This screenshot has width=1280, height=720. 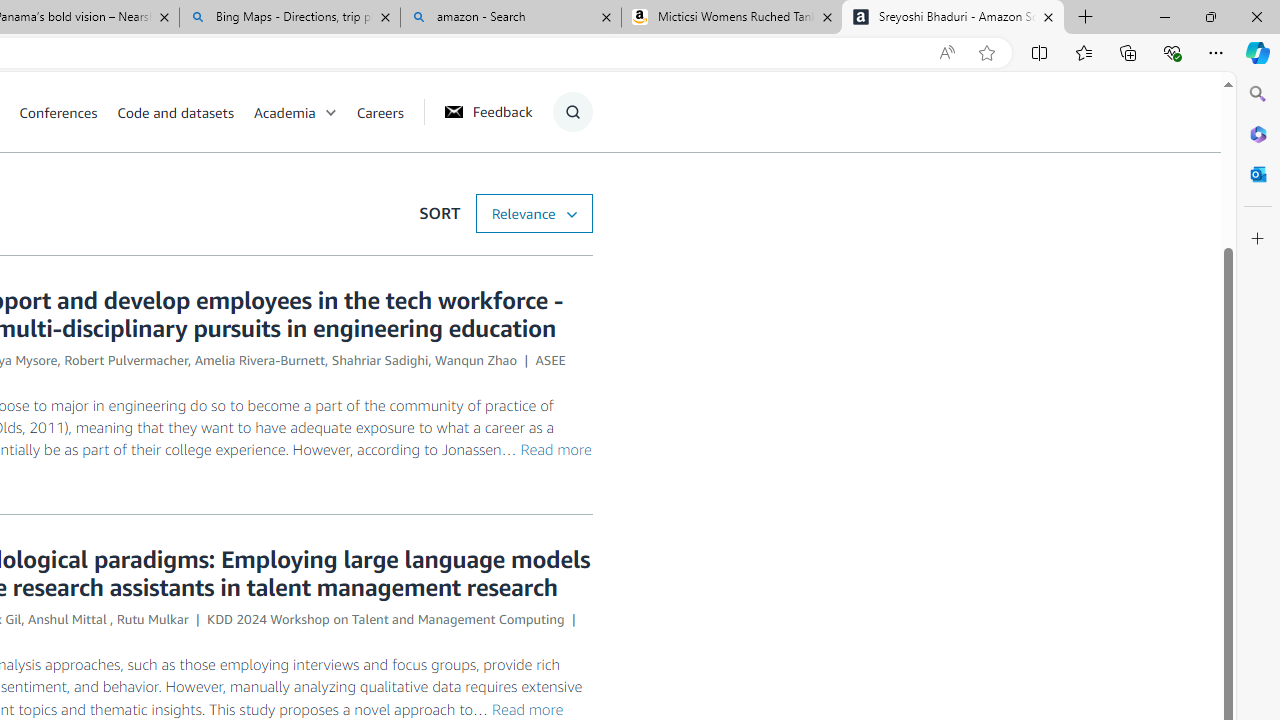 What do you see at coordinates (488, 111) in the screenshot?
I see `'Feedback'` at bounding box center [488, 111].